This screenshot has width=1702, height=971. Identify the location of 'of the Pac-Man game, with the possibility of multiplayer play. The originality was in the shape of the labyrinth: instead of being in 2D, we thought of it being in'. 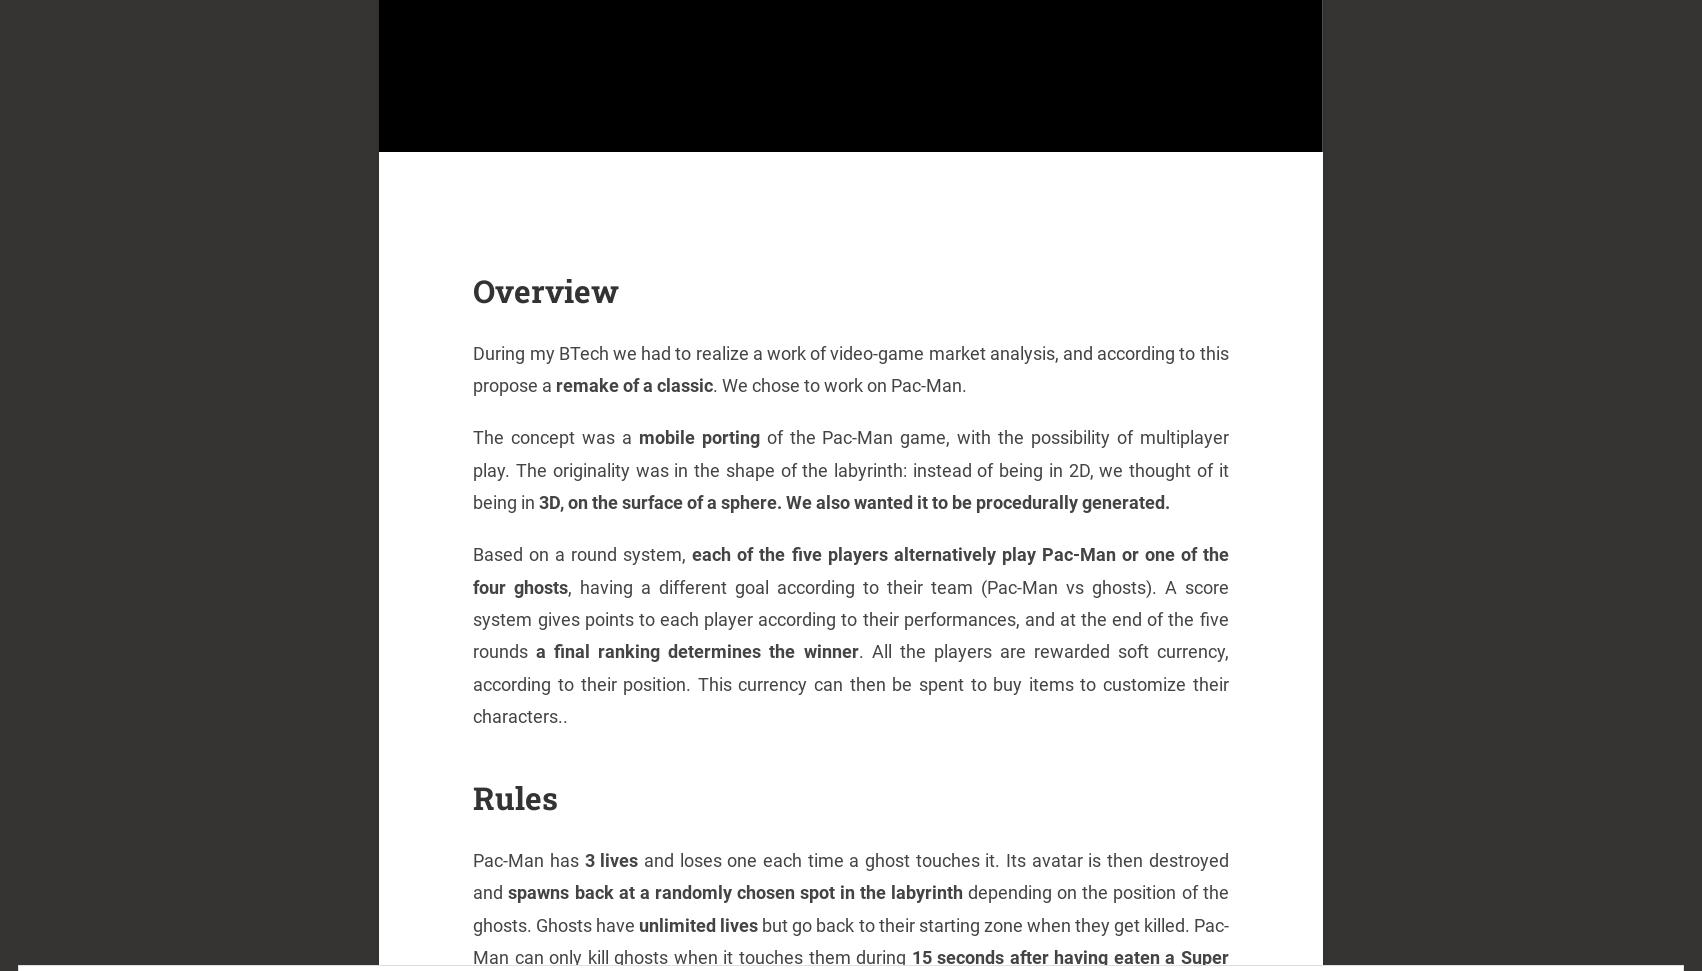
(849, 469).